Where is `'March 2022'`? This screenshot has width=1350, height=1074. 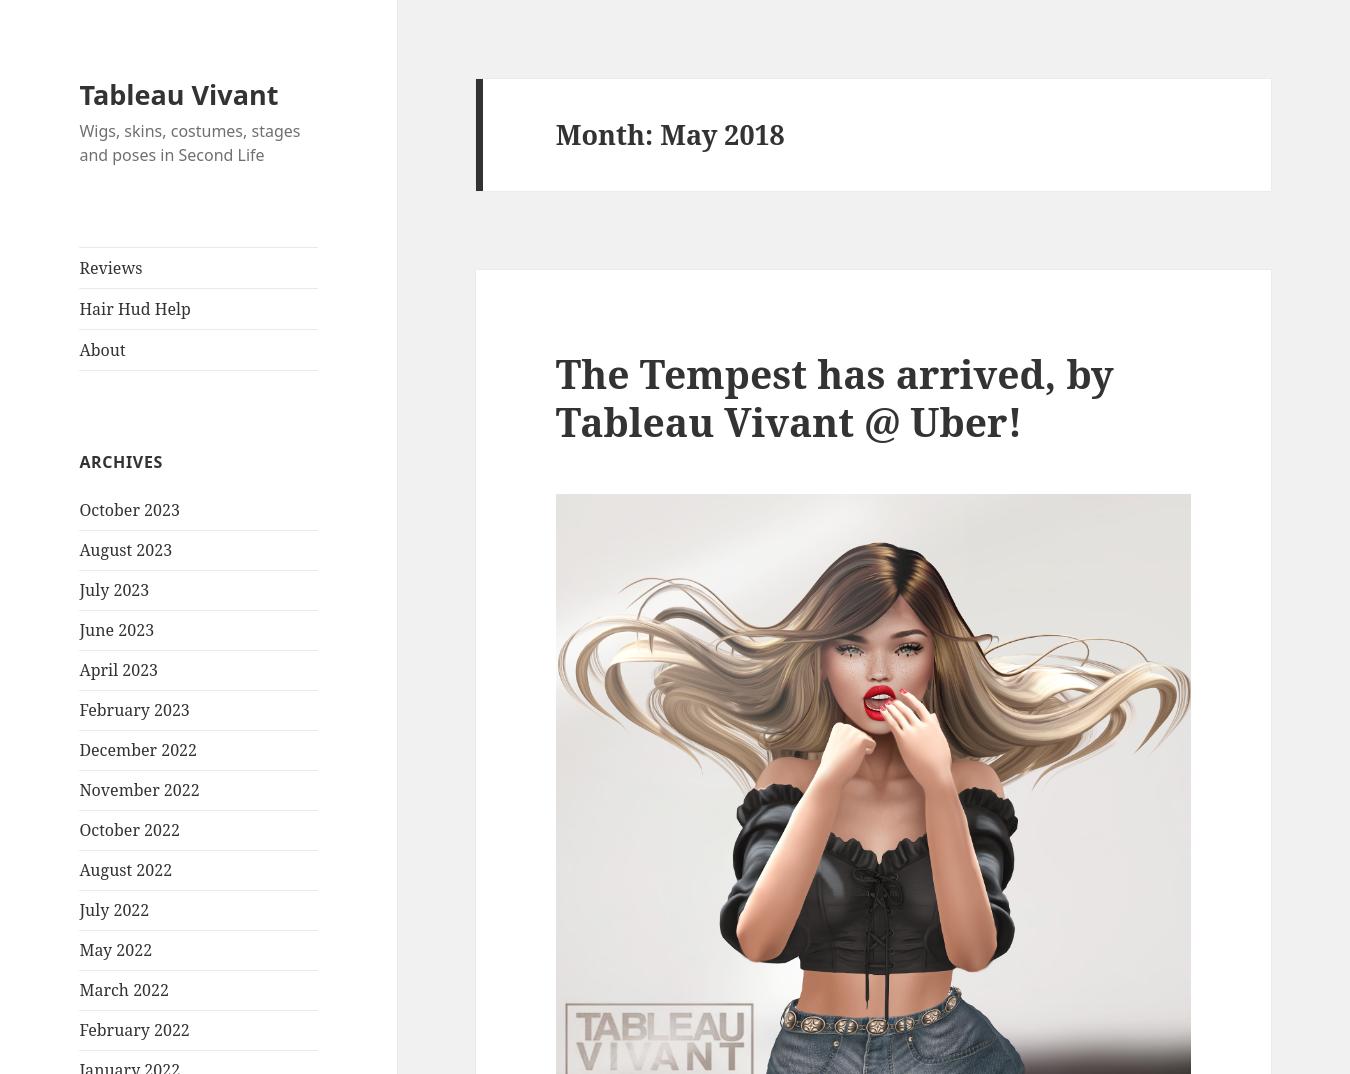 'March 2022' is located at coordinates (77, 989).